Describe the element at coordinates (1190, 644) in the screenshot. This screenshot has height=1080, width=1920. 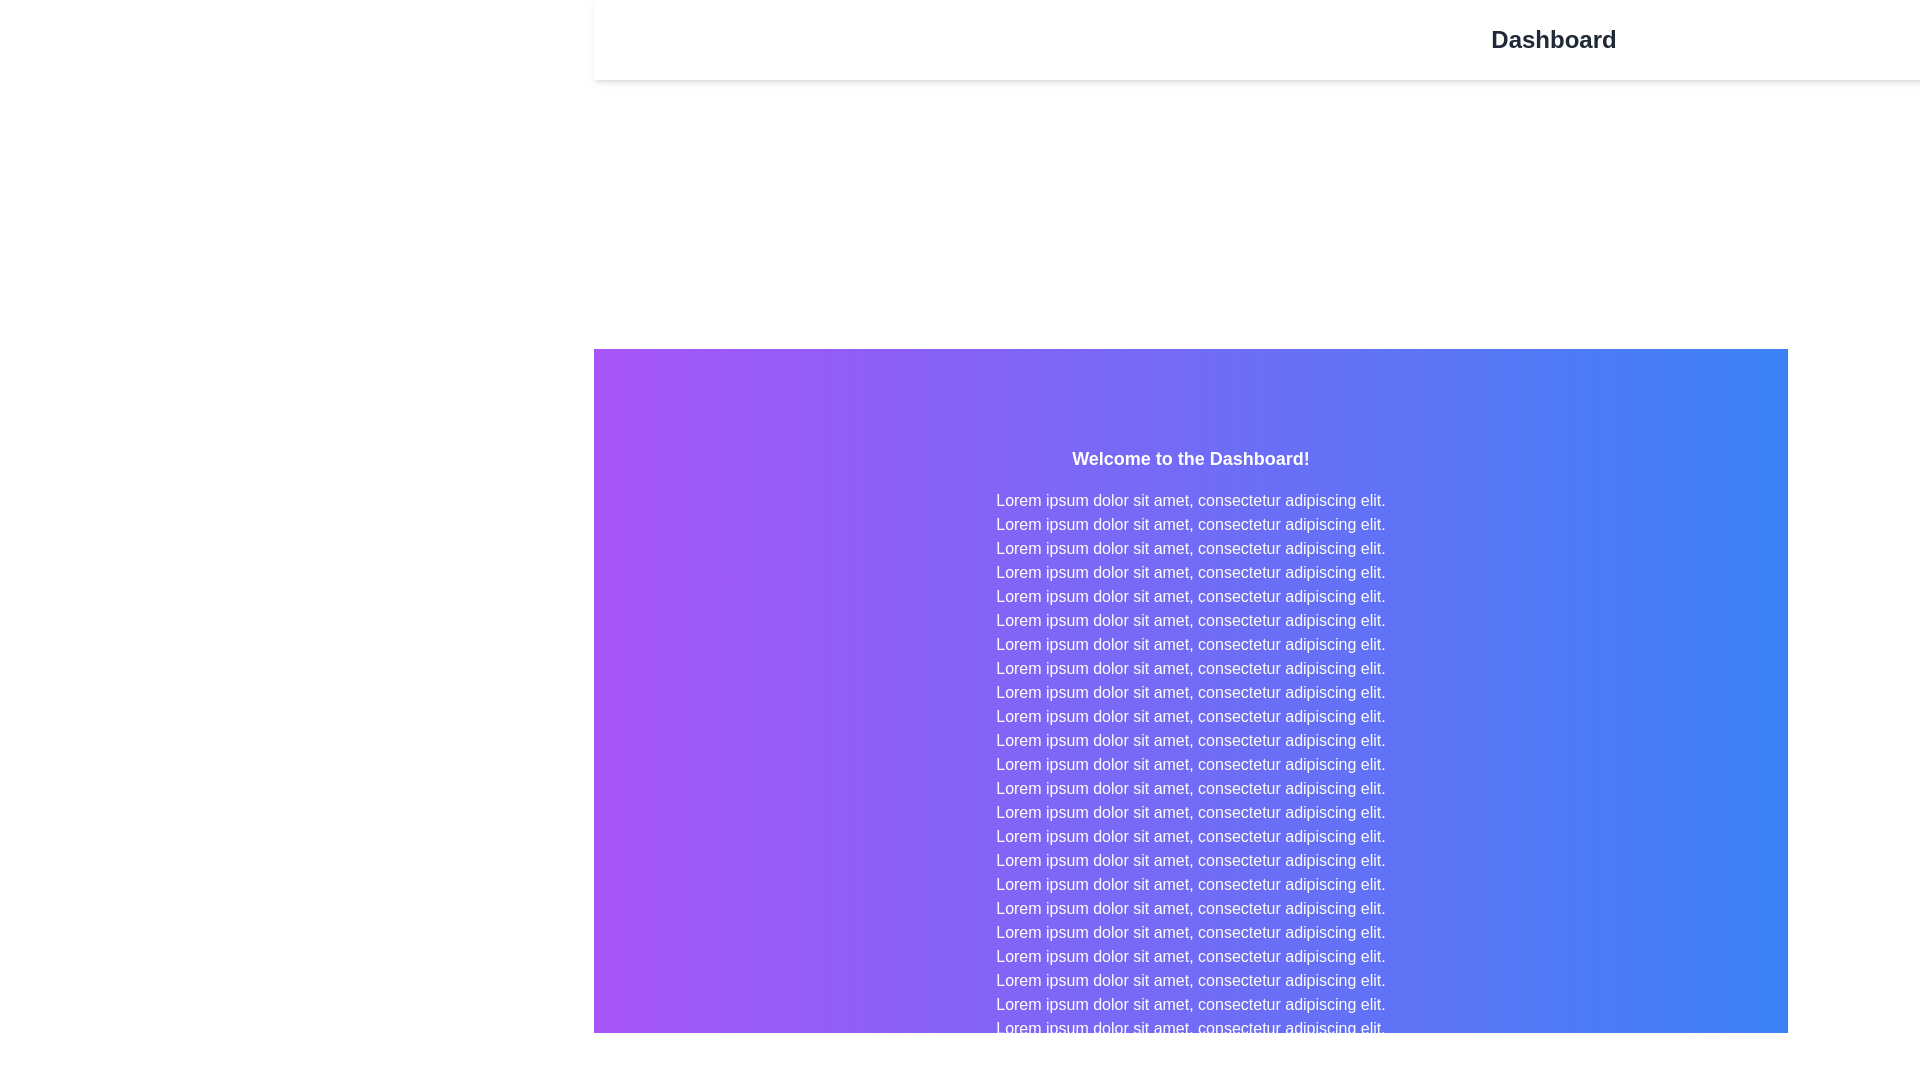
I see `the eighth text snippet in a vertically aligned list of similar text elements, which serves as a non-interactive visual component displaying placeholder or informational text` at that location.